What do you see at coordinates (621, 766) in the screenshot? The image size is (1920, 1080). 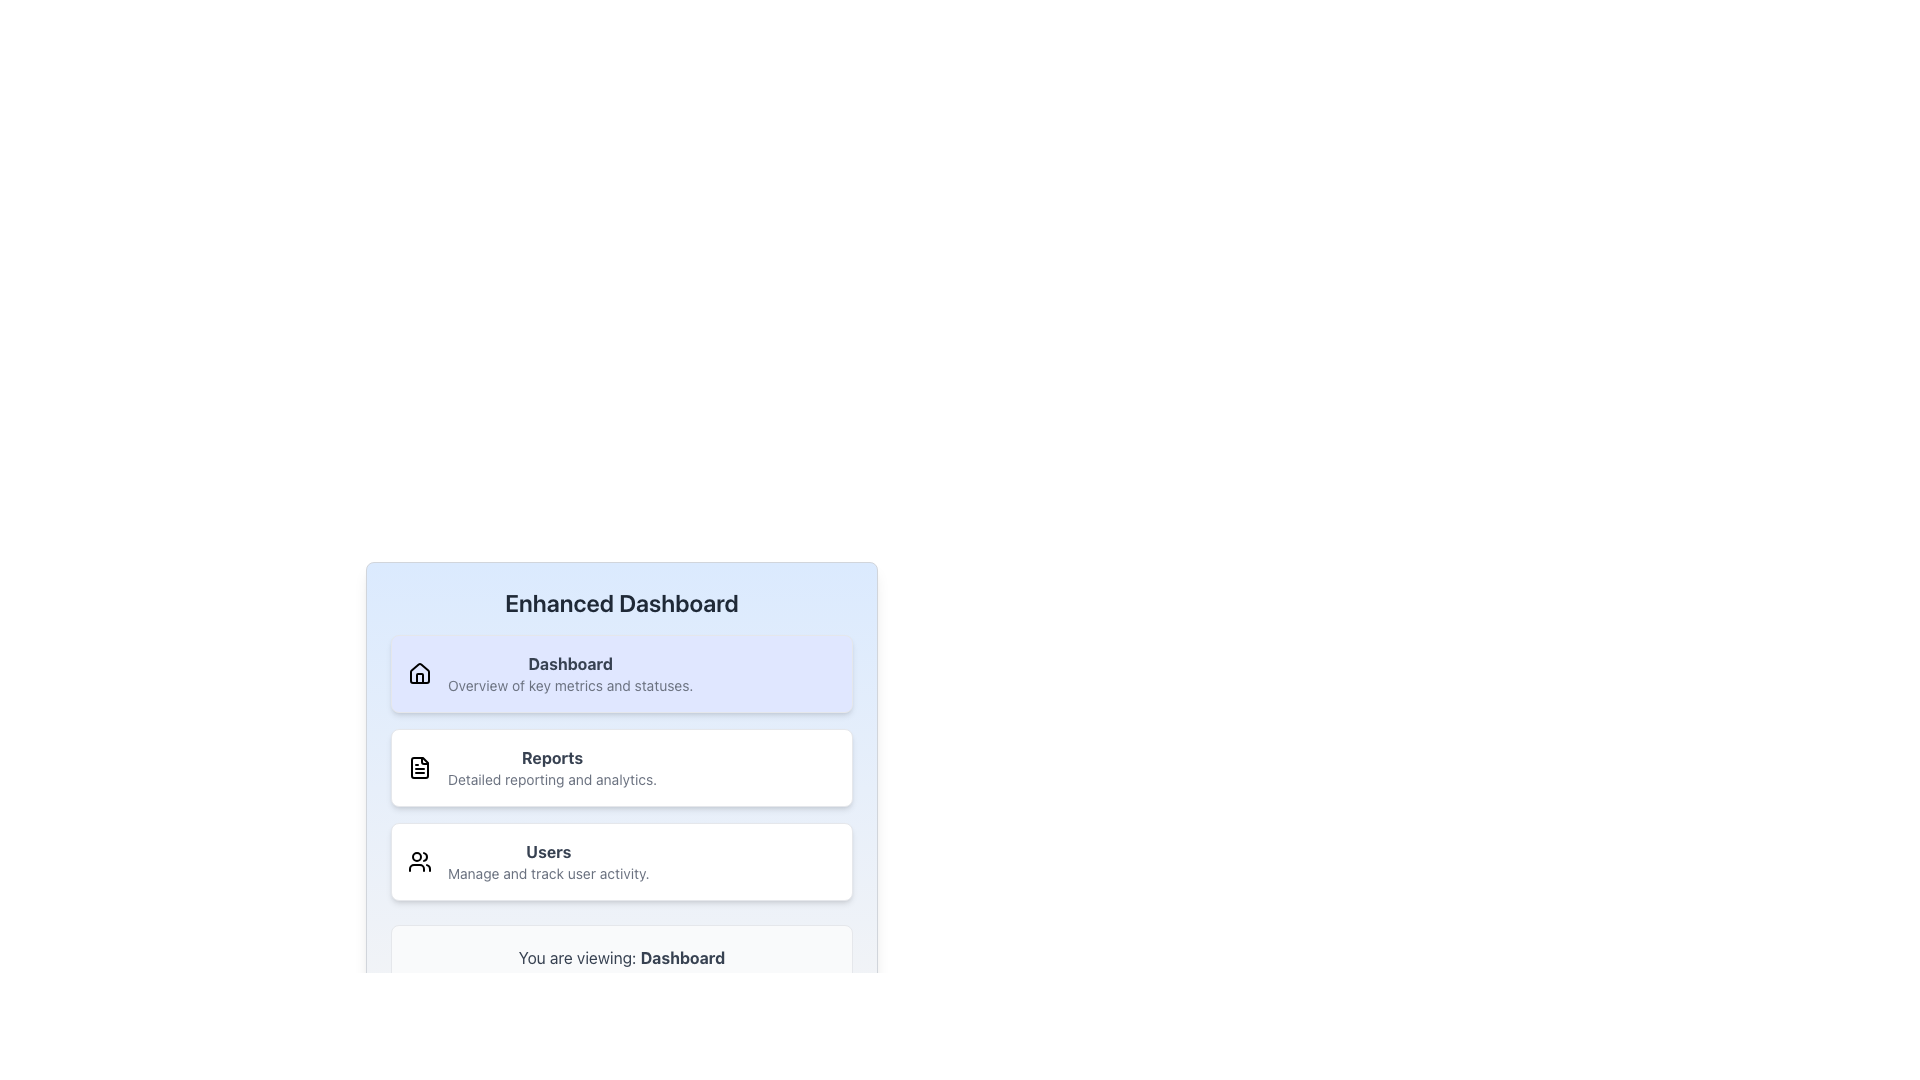 I see `the second card button in the vertically stacked list` at bounding box center [621, 766].